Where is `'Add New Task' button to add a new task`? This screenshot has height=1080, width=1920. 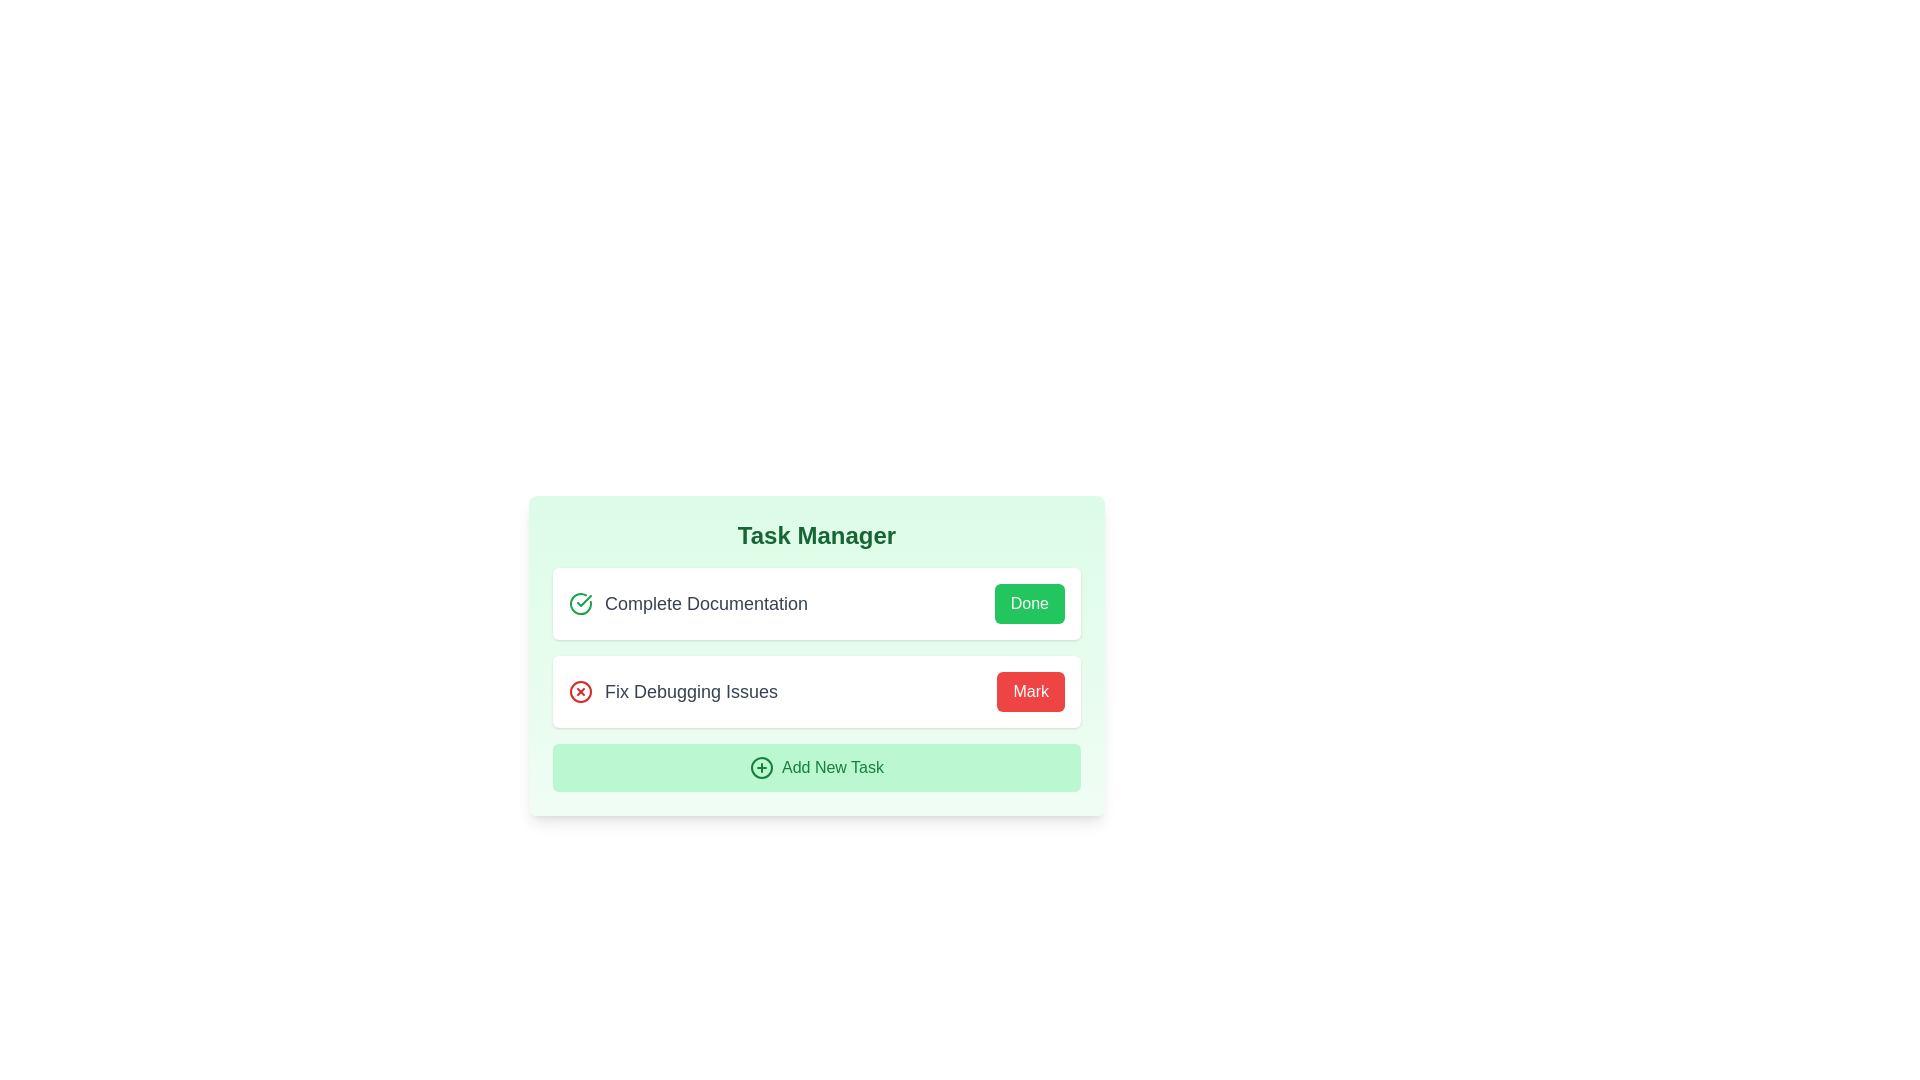 'Add New Task' button to add a new task is located at coordinates (816, 766).